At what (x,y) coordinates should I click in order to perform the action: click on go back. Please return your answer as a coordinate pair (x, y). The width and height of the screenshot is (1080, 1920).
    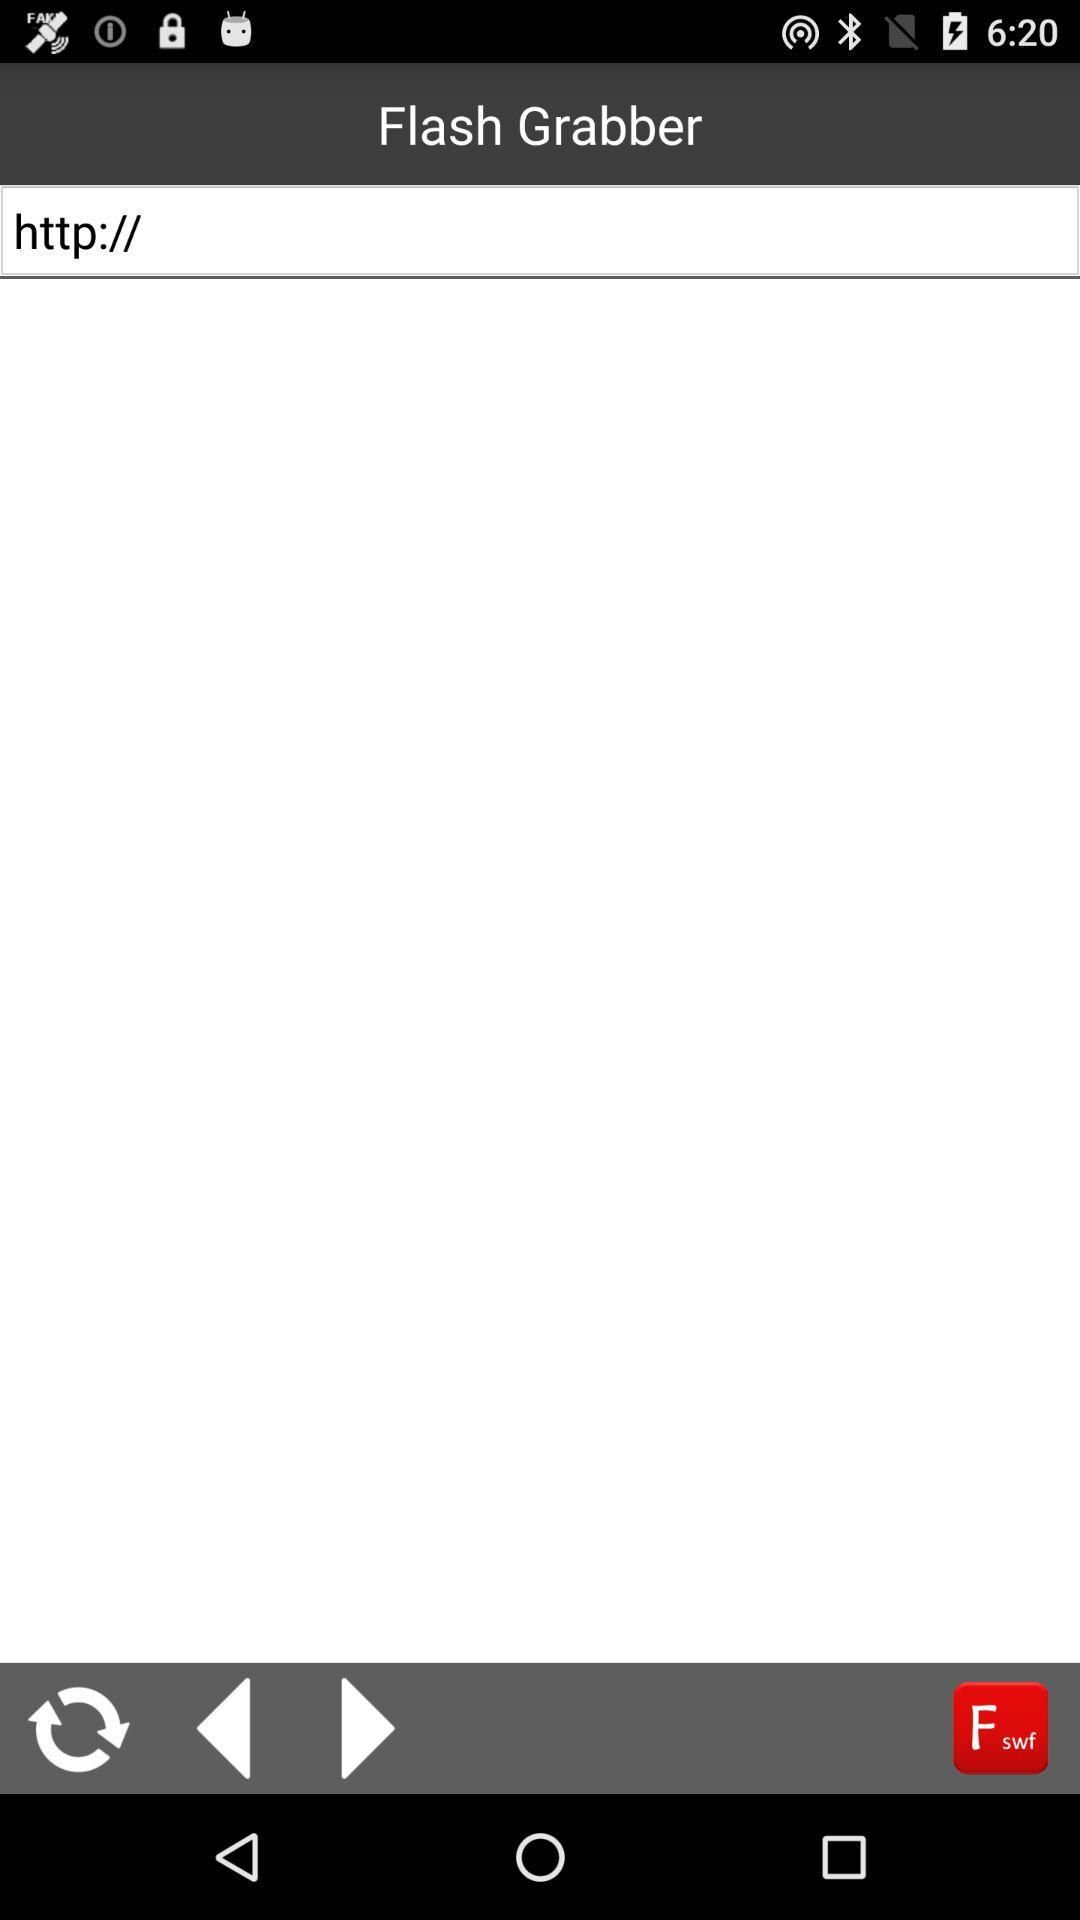
    Looking at the image, I should click on (223, 1727).